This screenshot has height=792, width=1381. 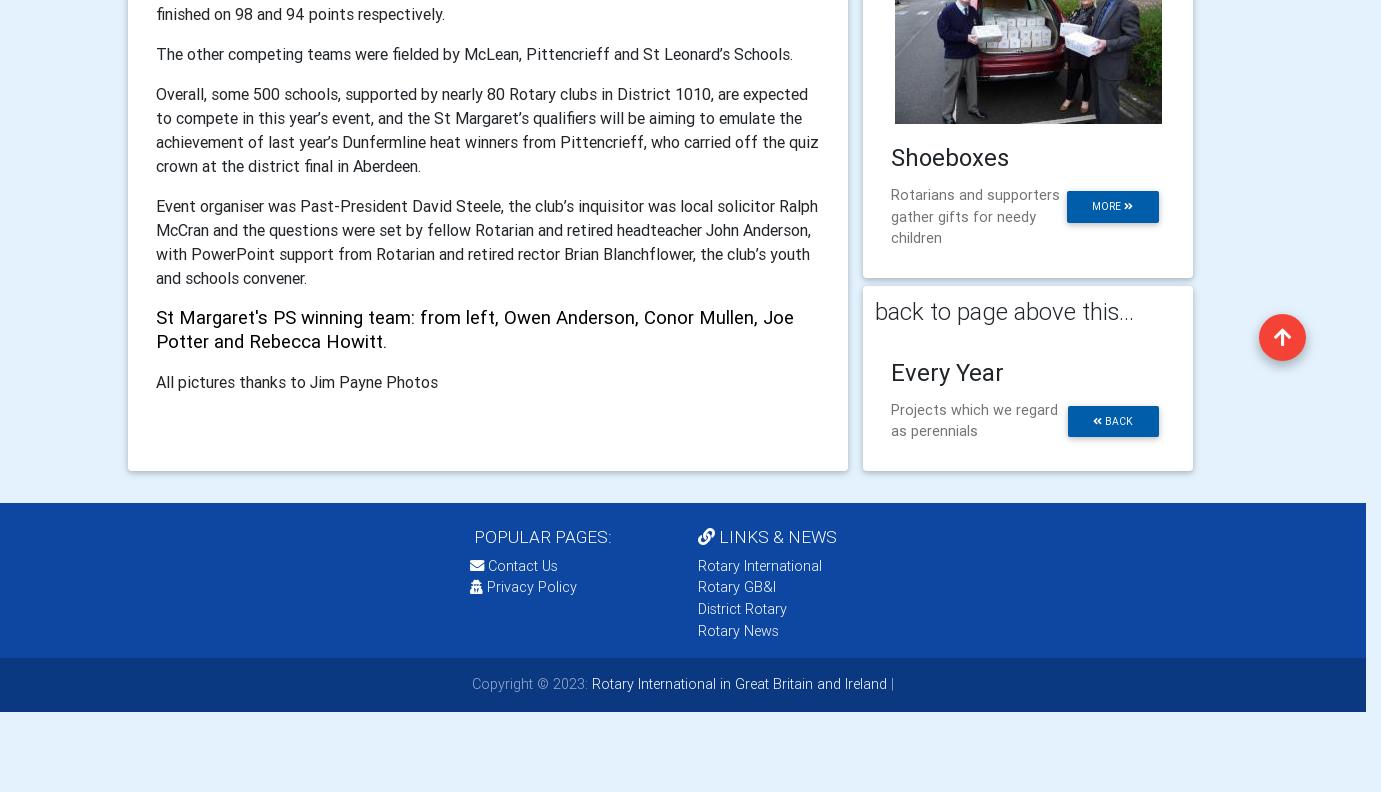 What do you see at coordinates (973, 418) in the screenshot?
I see `'Projects which we regard as perennials'` at bounding box center [973, 418].